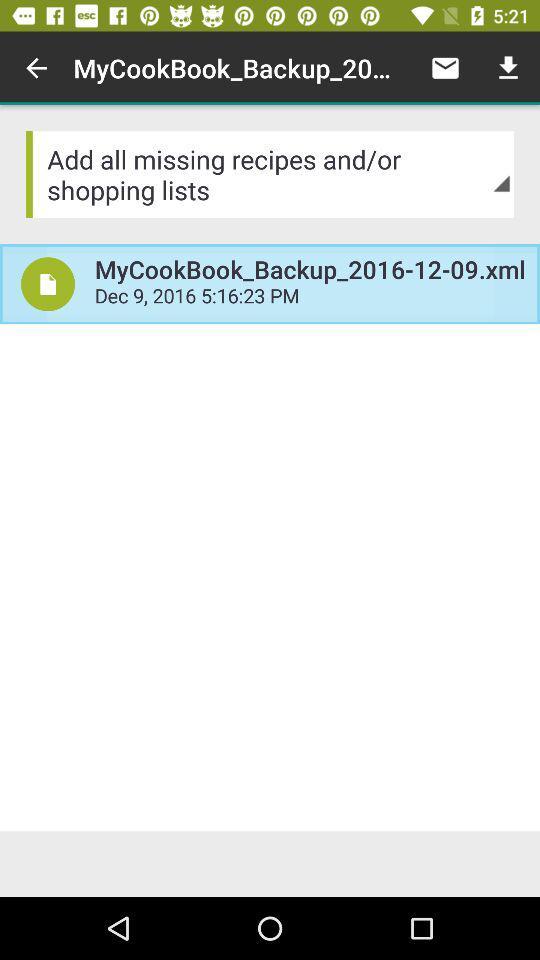  Describe the element at coordinates (310, 297) in the screenshot. I see `item below the mycookbook_backup_2016 12 09` at that location.